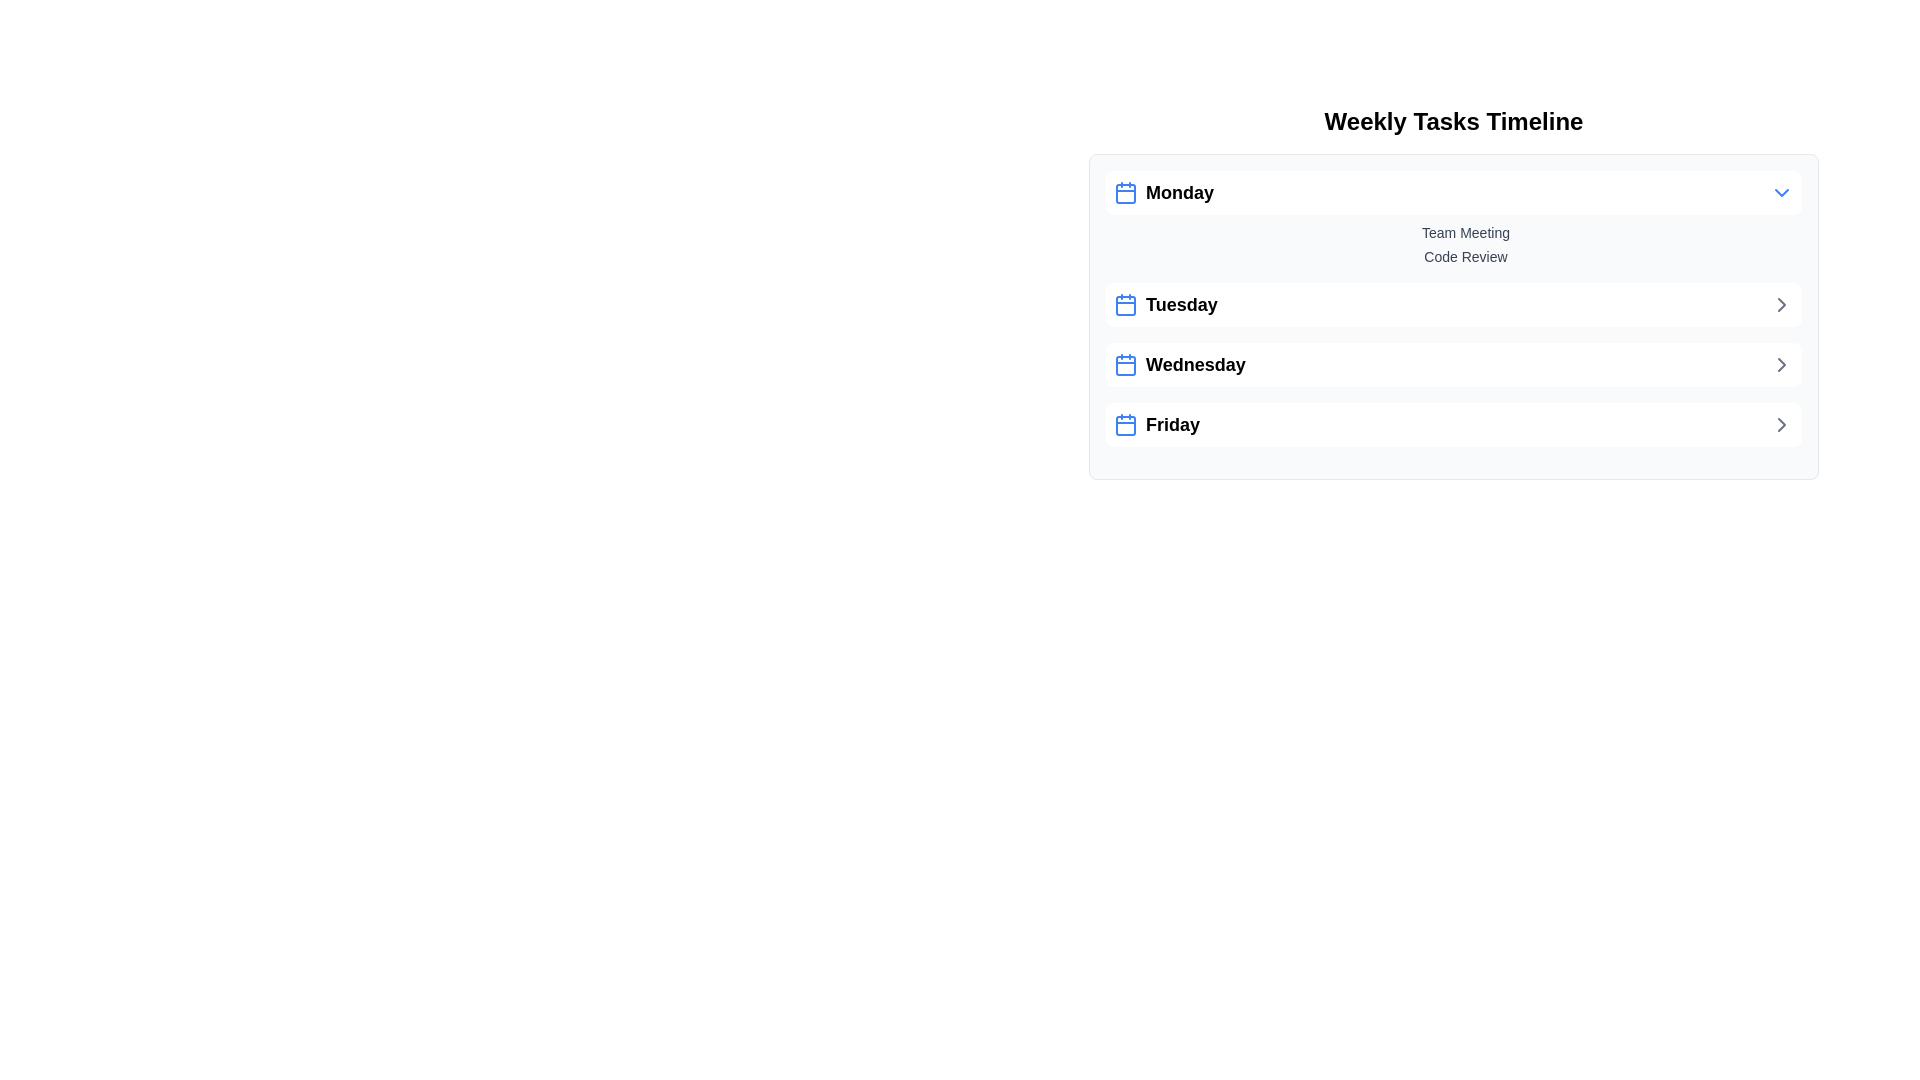 This screenshot has height=1080, width=1920. What do you see at coordinates (1781, 423) in the screenshot?
I see `the right-chevron icon located at the end of the 'Friday' row in the 'Weekly Tasks Timeline' section` at bounding box center [1781, 423].